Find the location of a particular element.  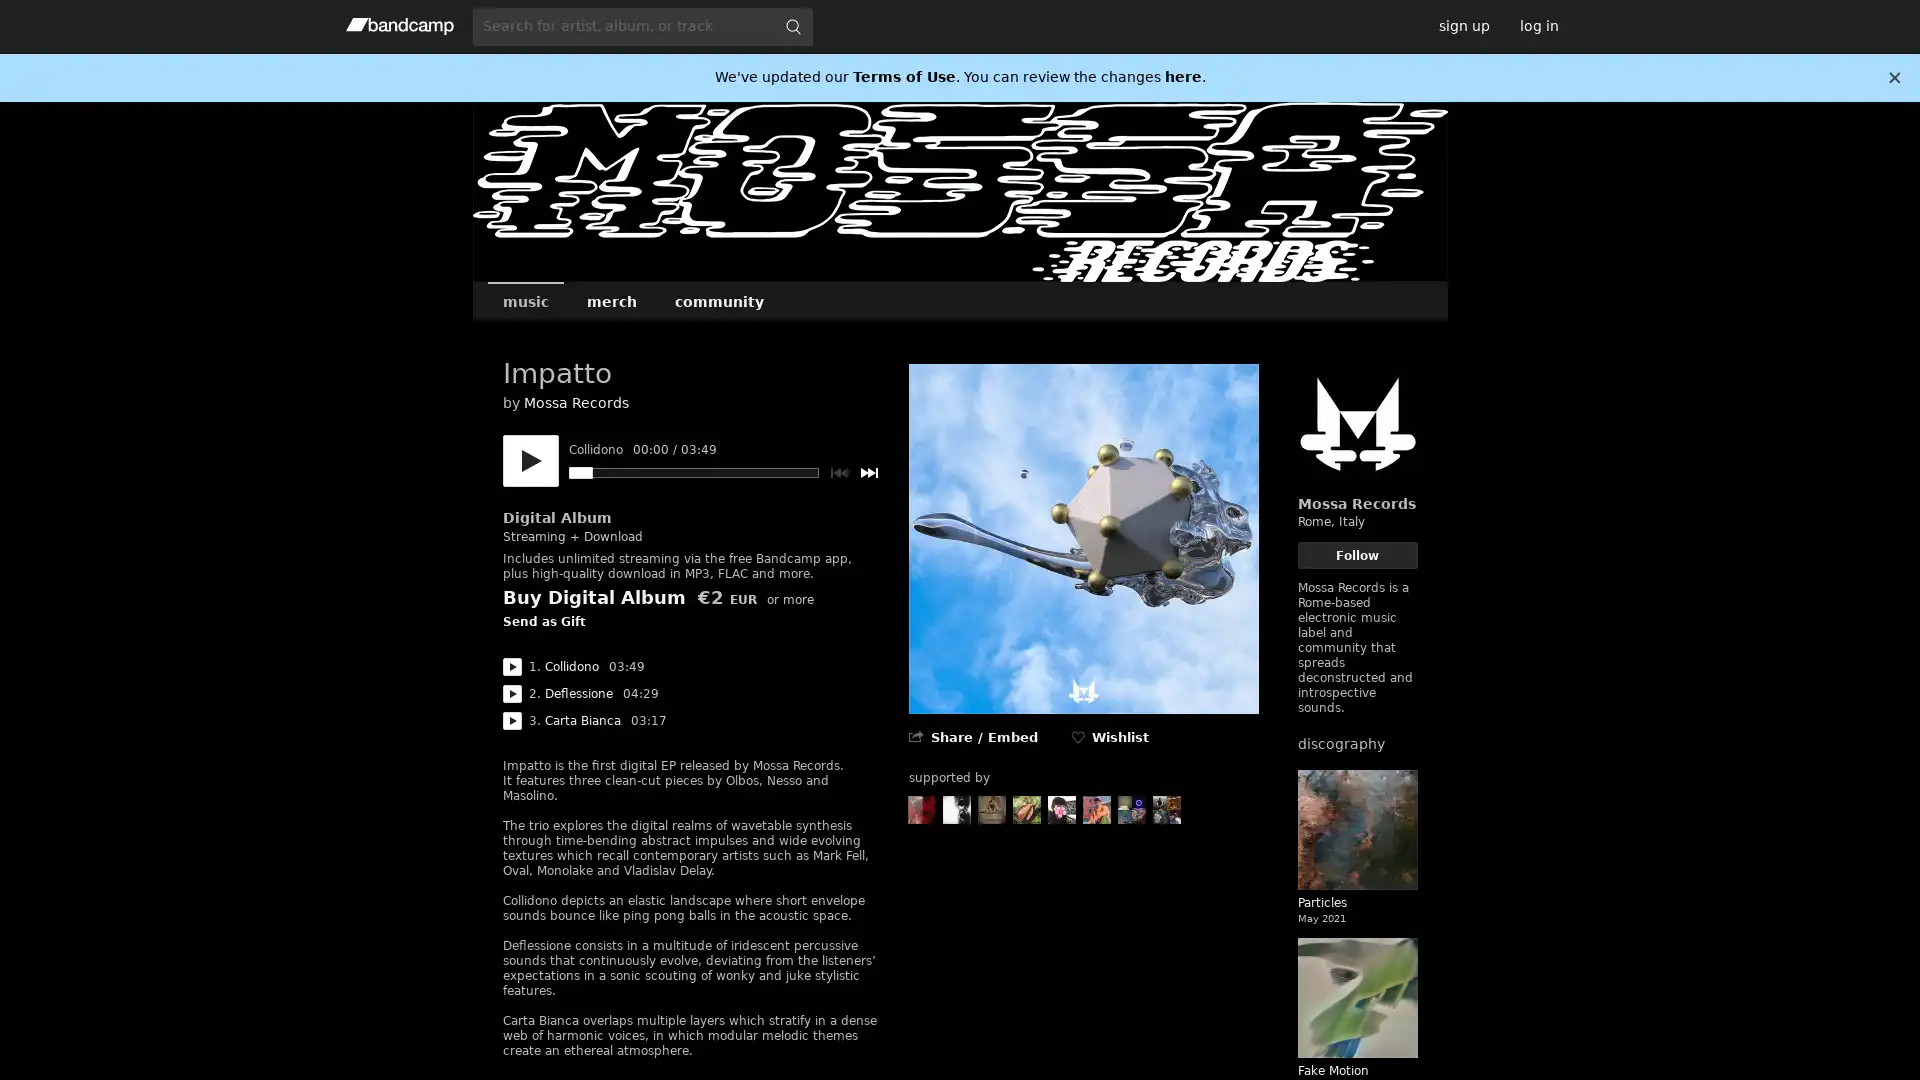

Play Deflessione is located at coordinates (511, 693).